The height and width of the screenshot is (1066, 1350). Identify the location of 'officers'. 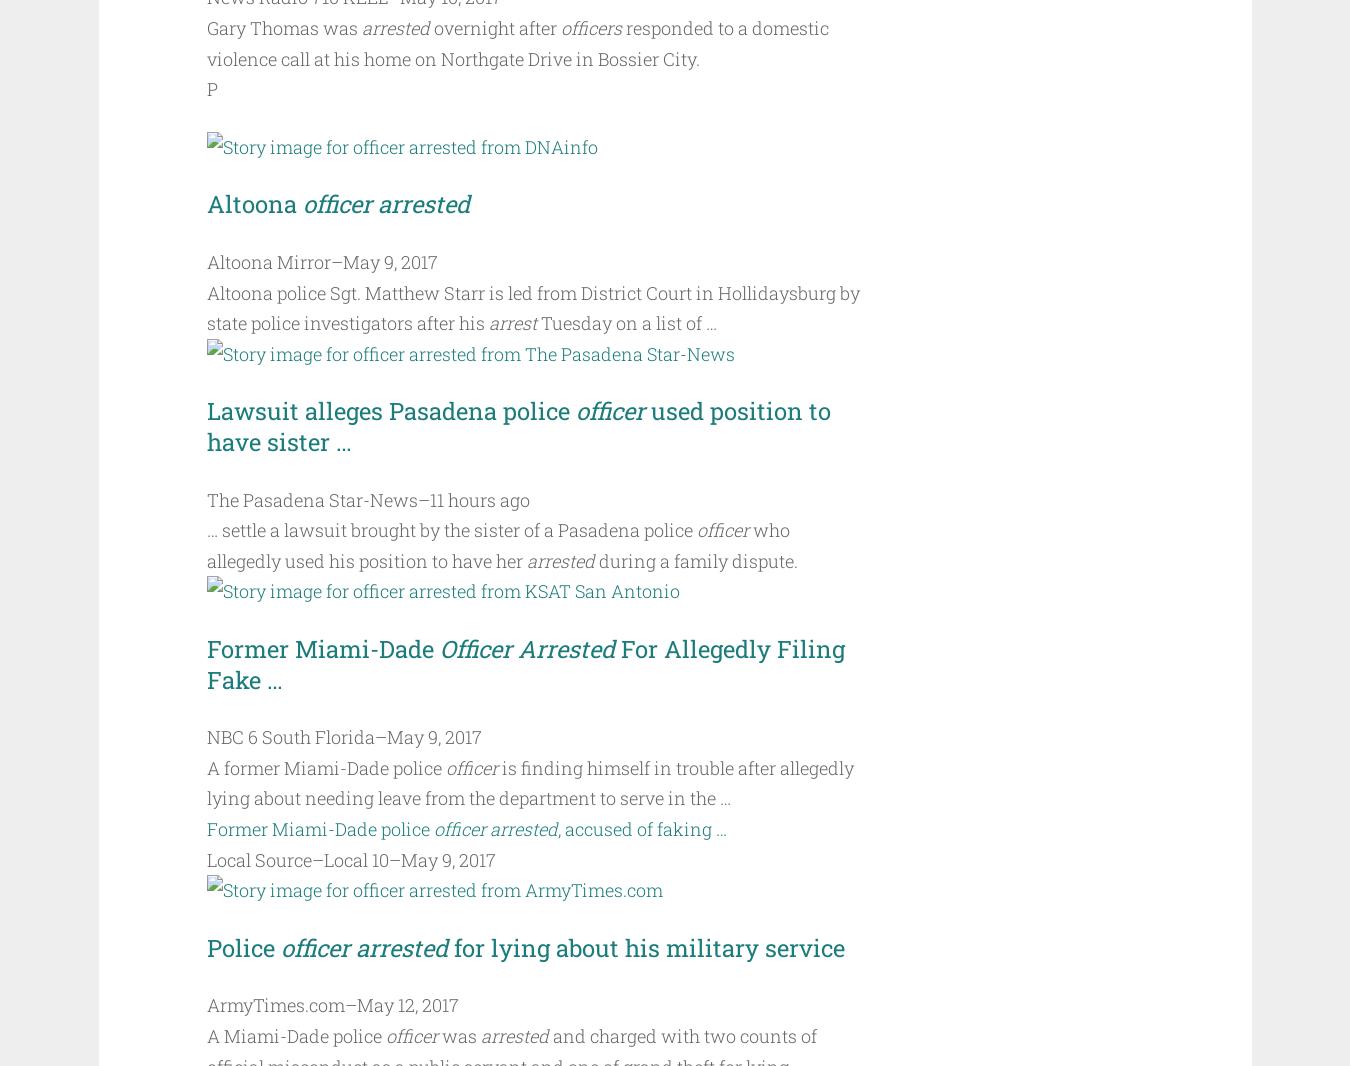
(590, 27).